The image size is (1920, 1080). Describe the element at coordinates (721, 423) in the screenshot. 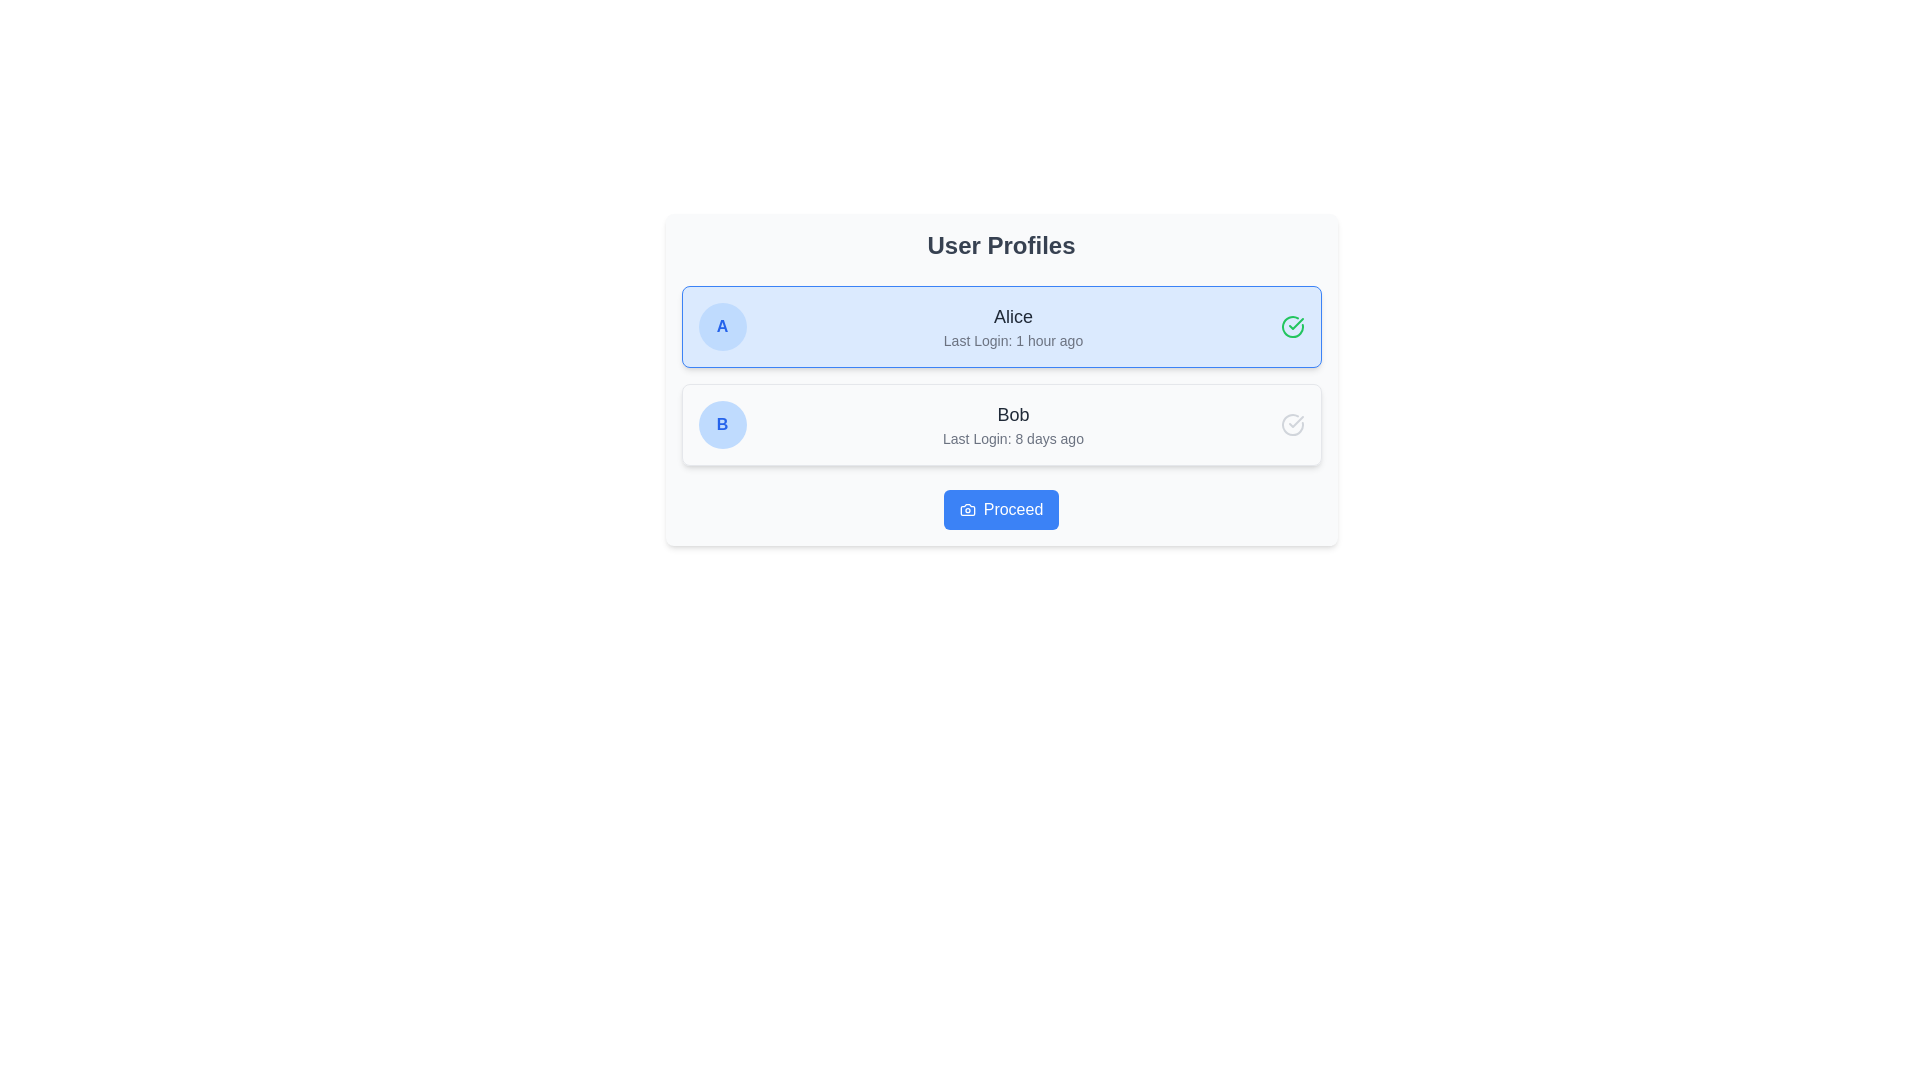

I see `the user identifier icon representing 'Bob' in the user entry list` at that location.